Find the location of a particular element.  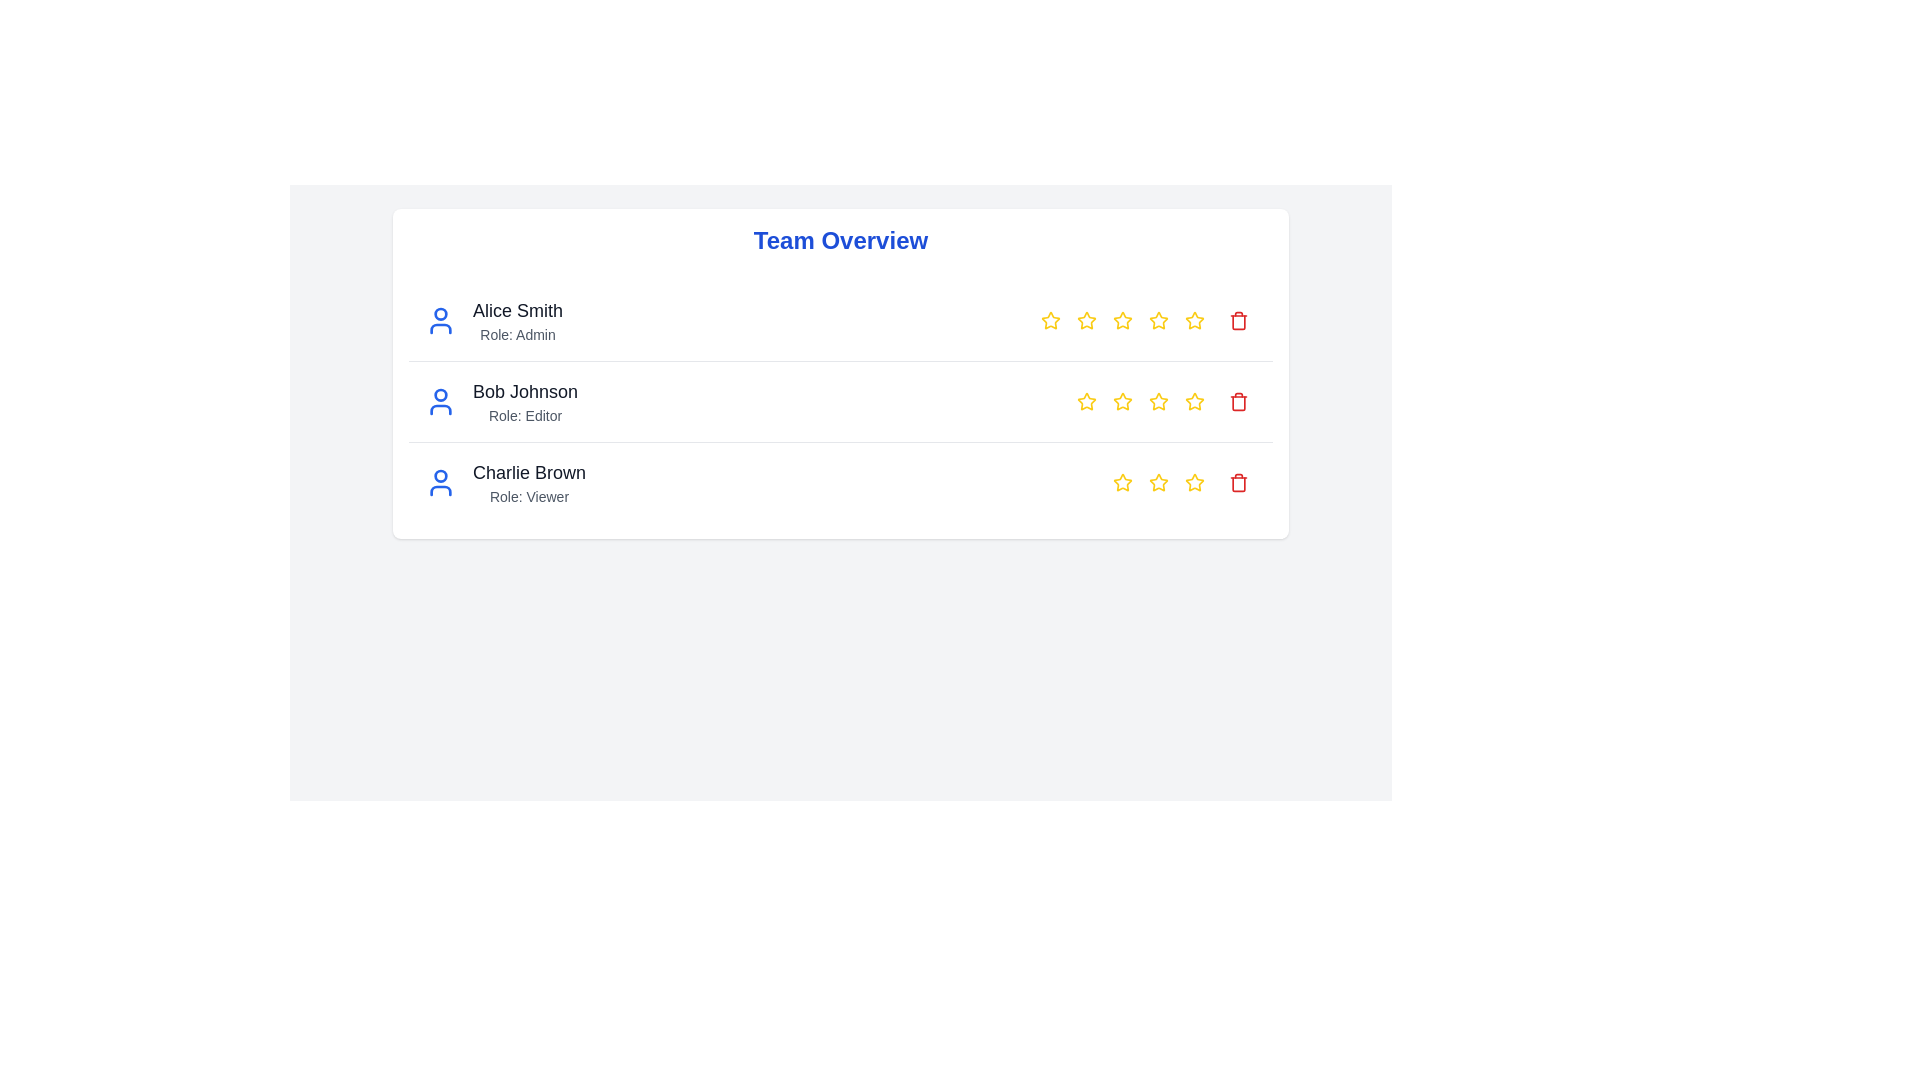

the 5th star icon in the rating system for Charlie Brown's profile to assign a maximum rating of five stars is located at coordinates (1195, 482).